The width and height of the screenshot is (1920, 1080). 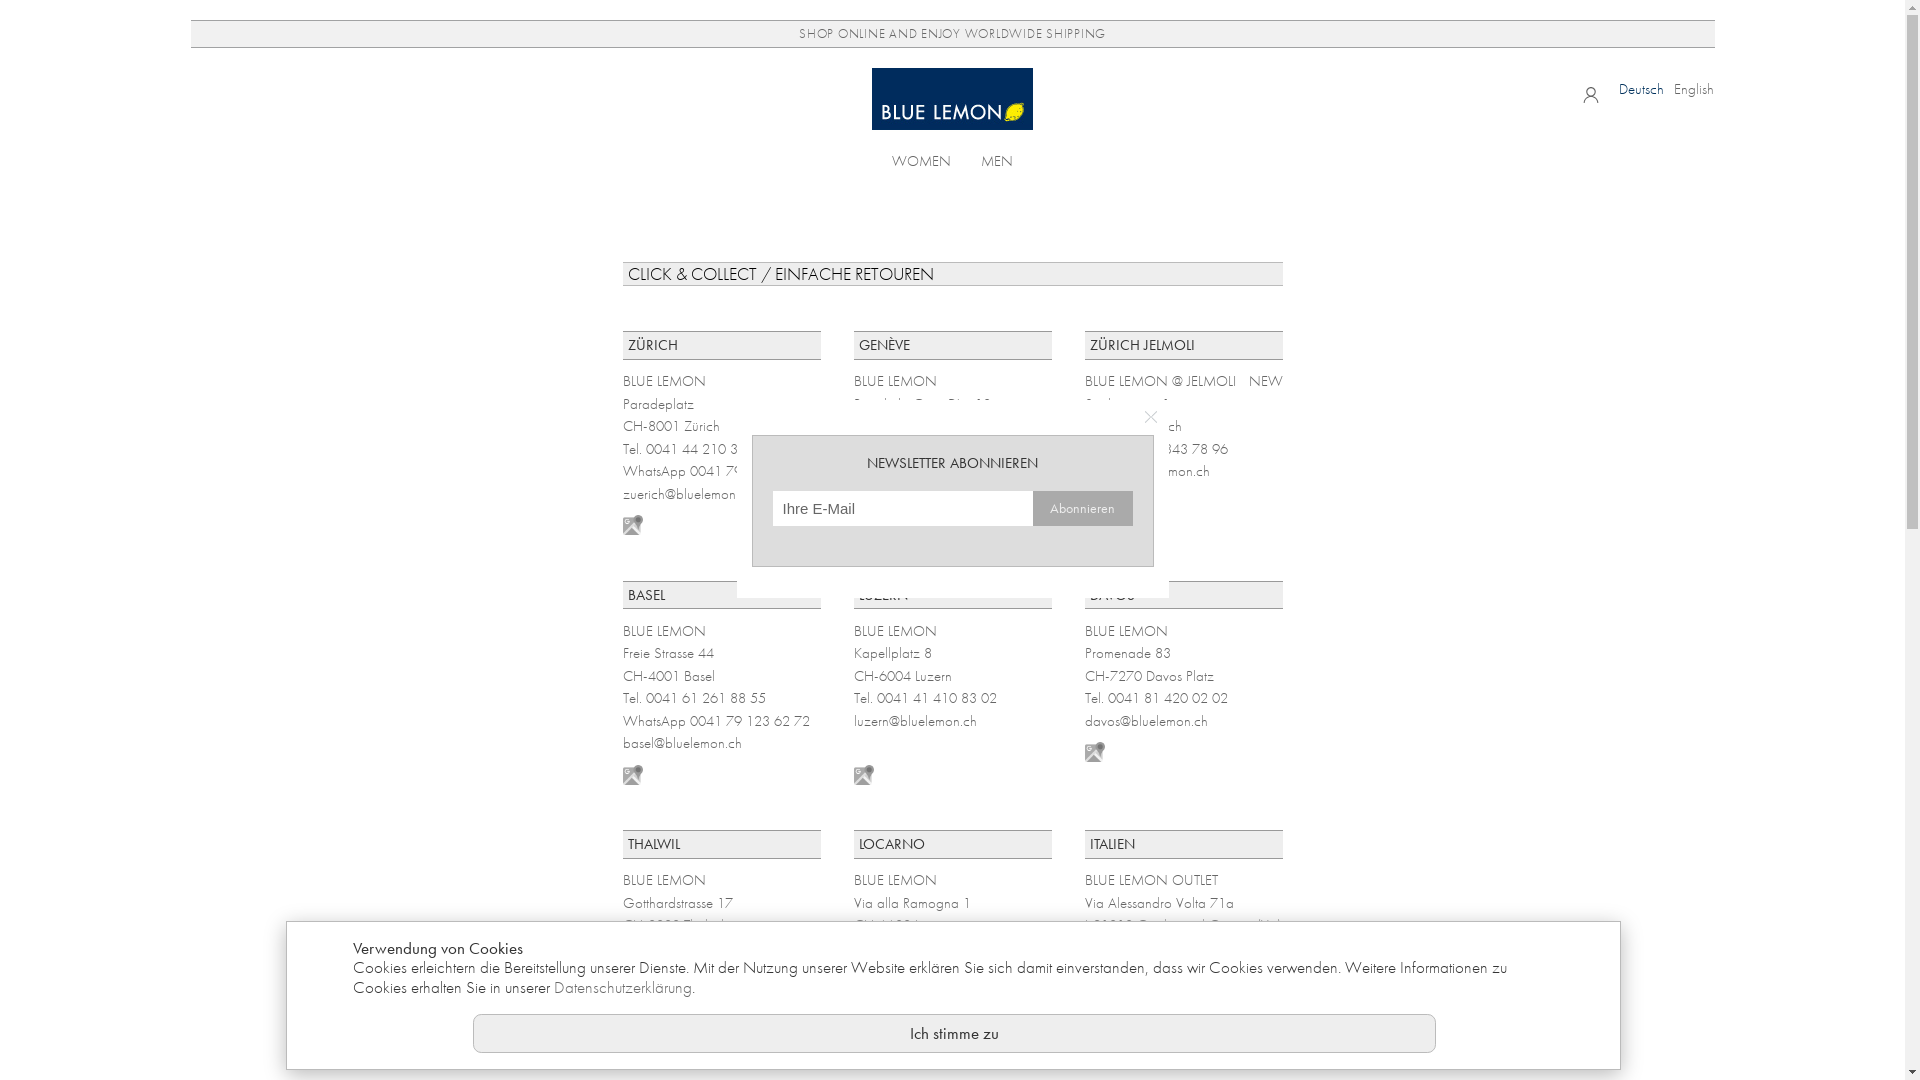 What do you see at coordinates (681, 743) in the screenshot?
I see `'basel@bluelemon.ch'` at bounding box center [681, 743].